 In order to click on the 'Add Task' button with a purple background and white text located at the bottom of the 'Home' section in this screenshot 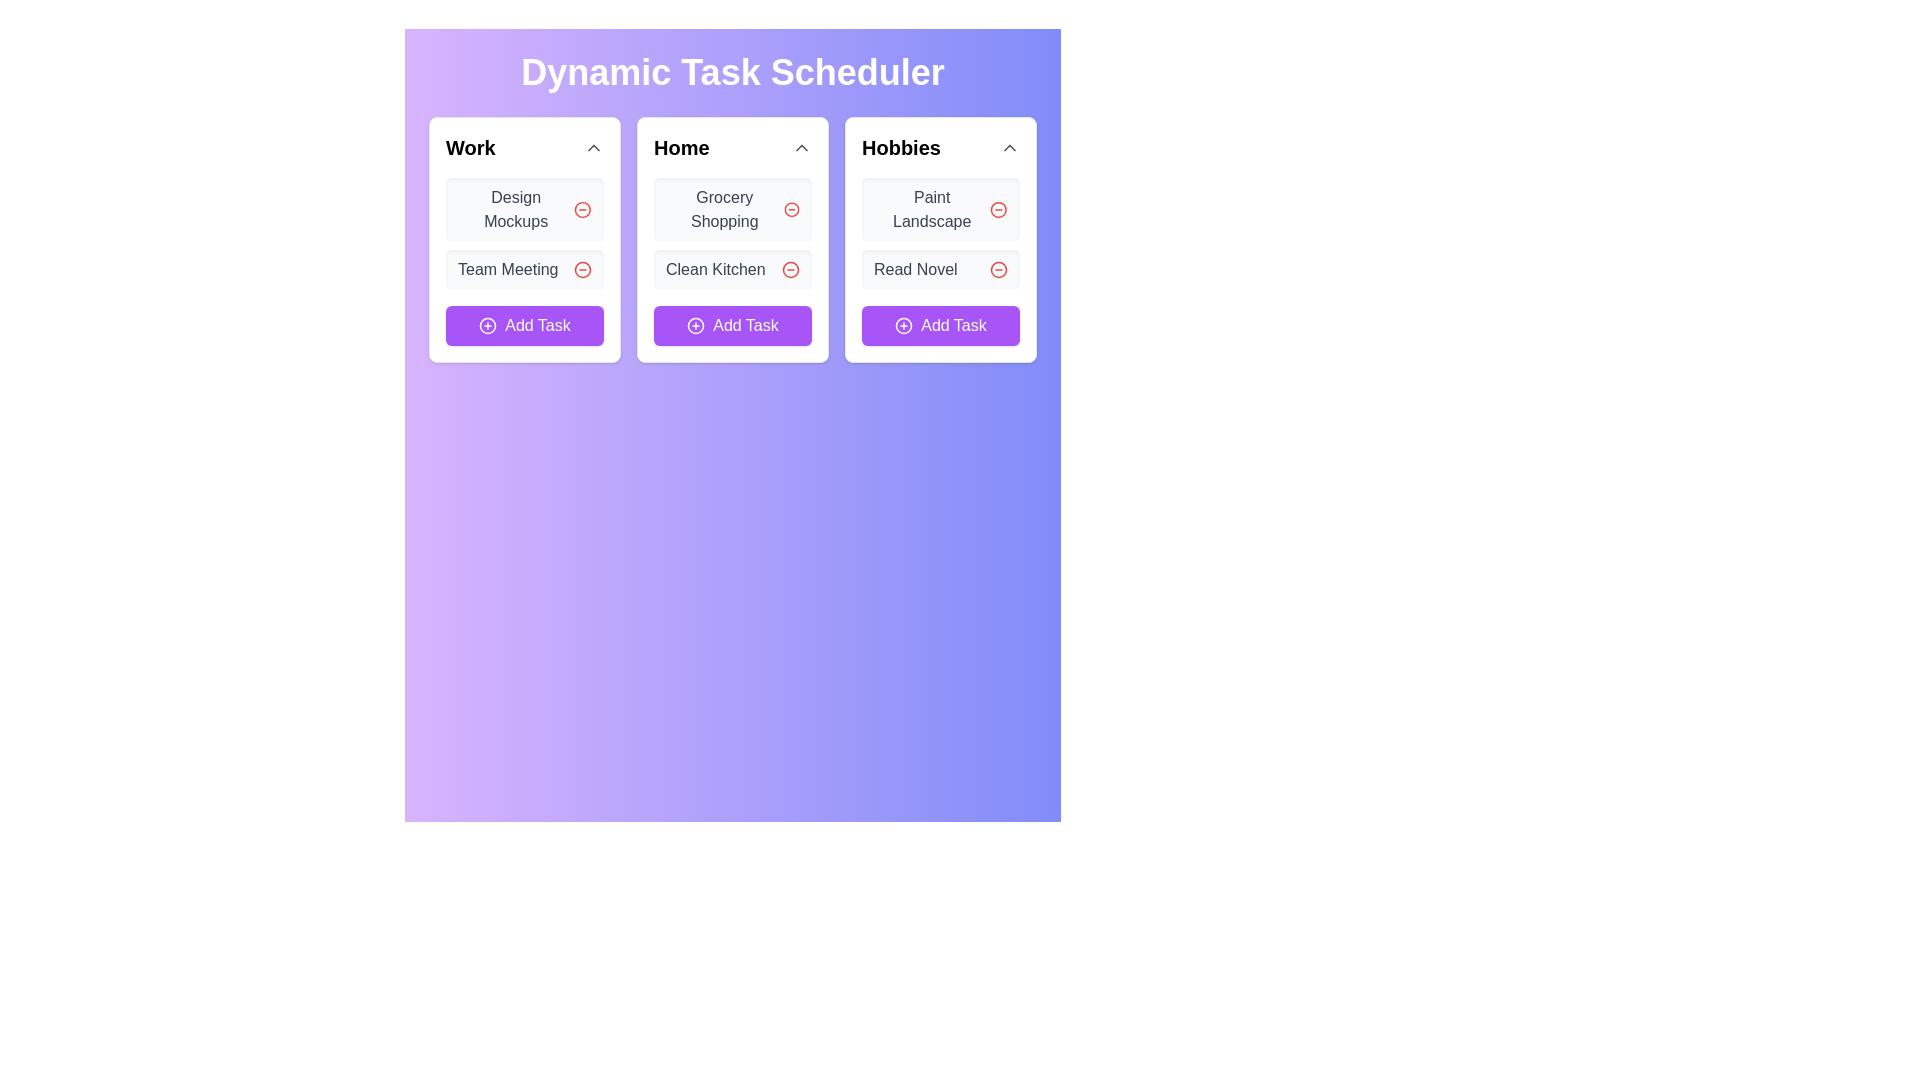, I will do `click(732, 325)`.